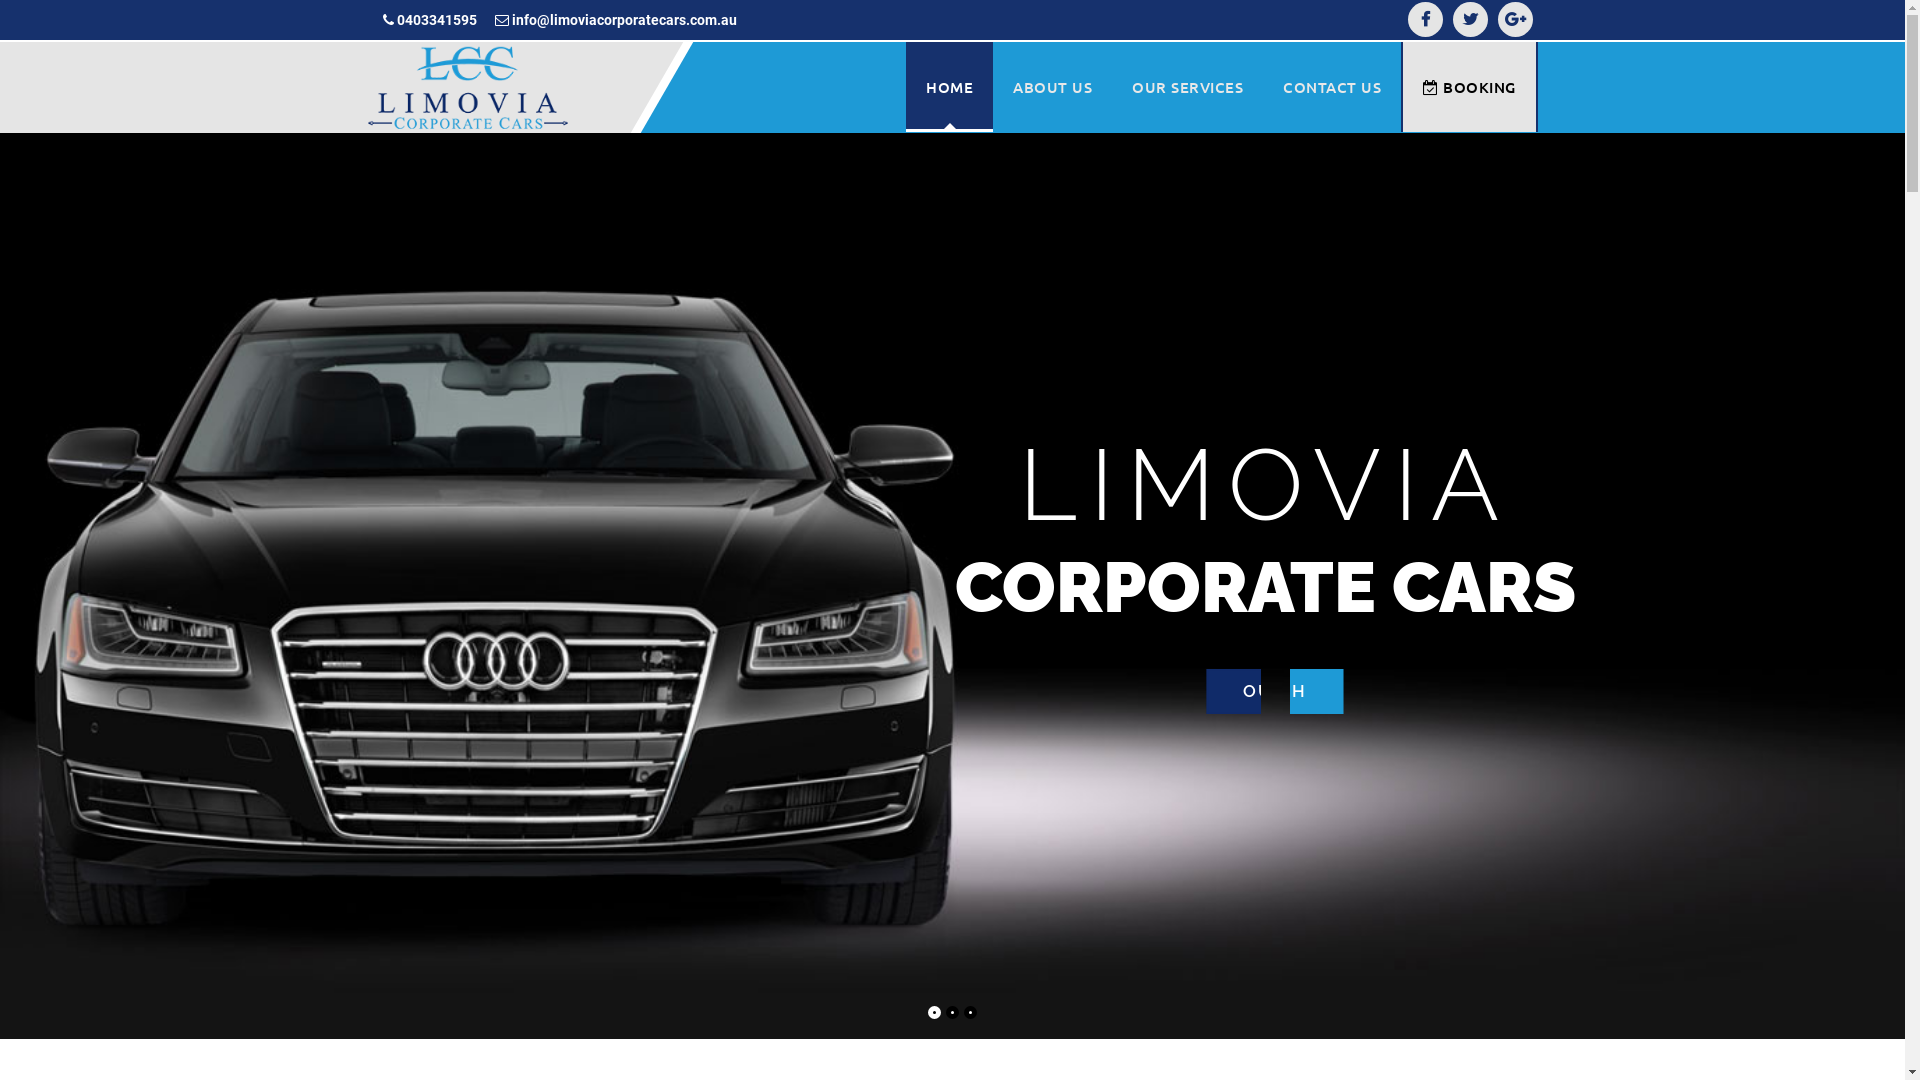 The width and height of the screenshot is (1920, 1080). I want to click on '0403341595', so click(382, 19).